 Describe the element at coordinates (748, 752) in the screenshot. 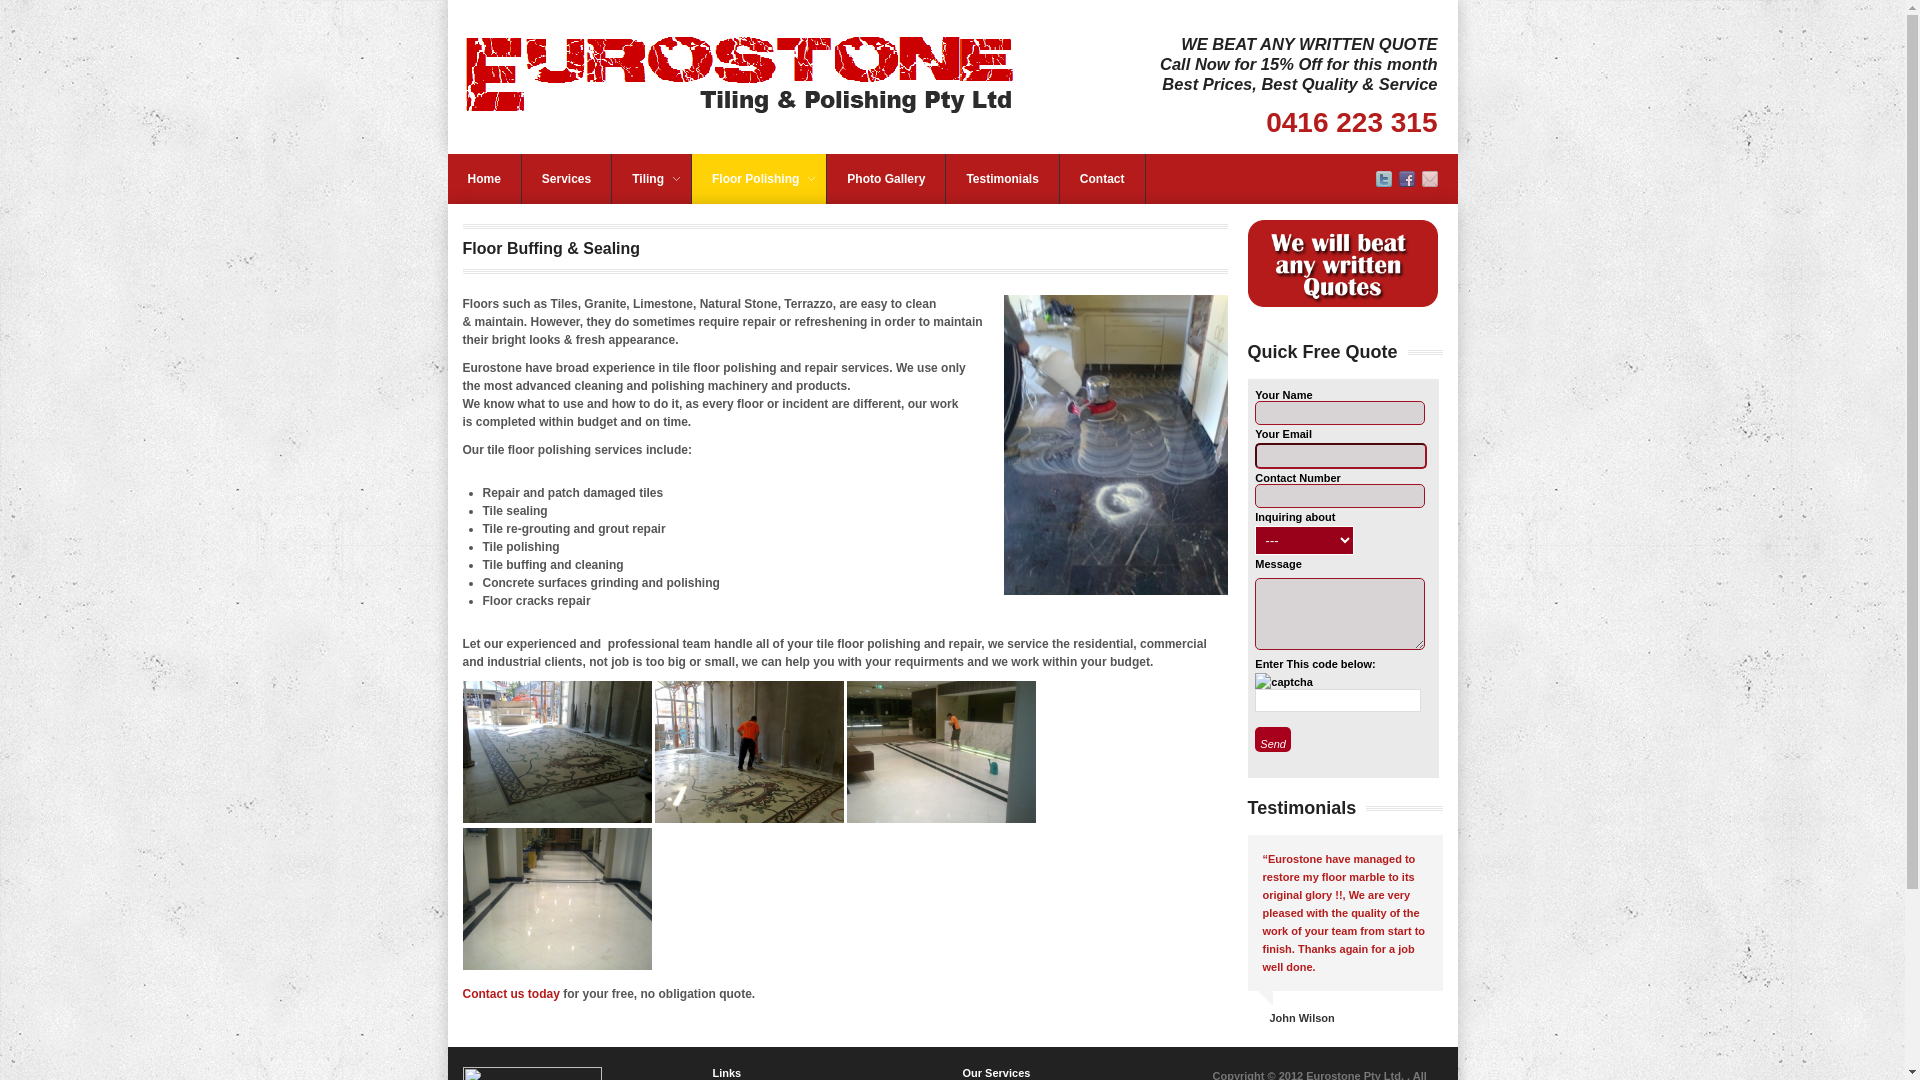

I see `'06052009357'` at that location.